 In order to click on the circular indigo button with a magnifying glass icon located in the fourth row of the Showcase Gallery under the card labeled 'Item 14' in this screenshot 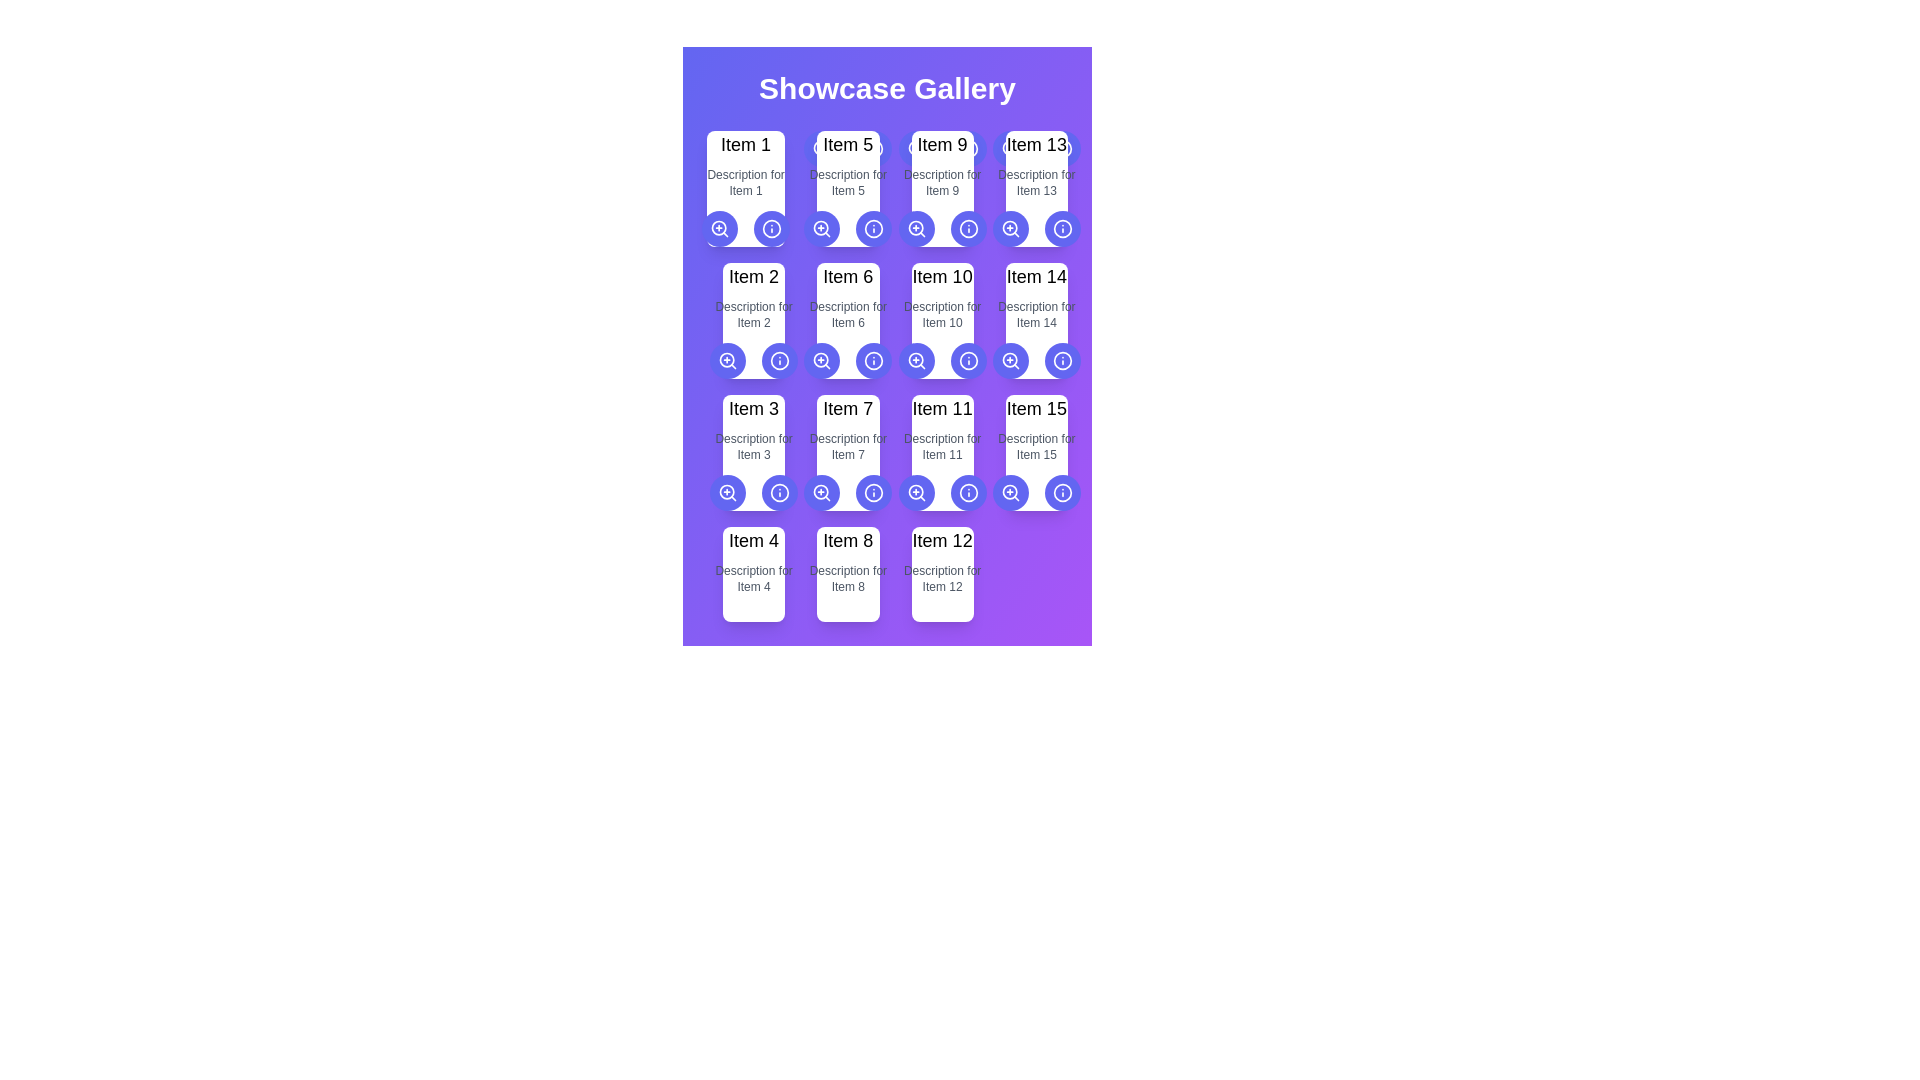, I will do `click(1010, 361)`.